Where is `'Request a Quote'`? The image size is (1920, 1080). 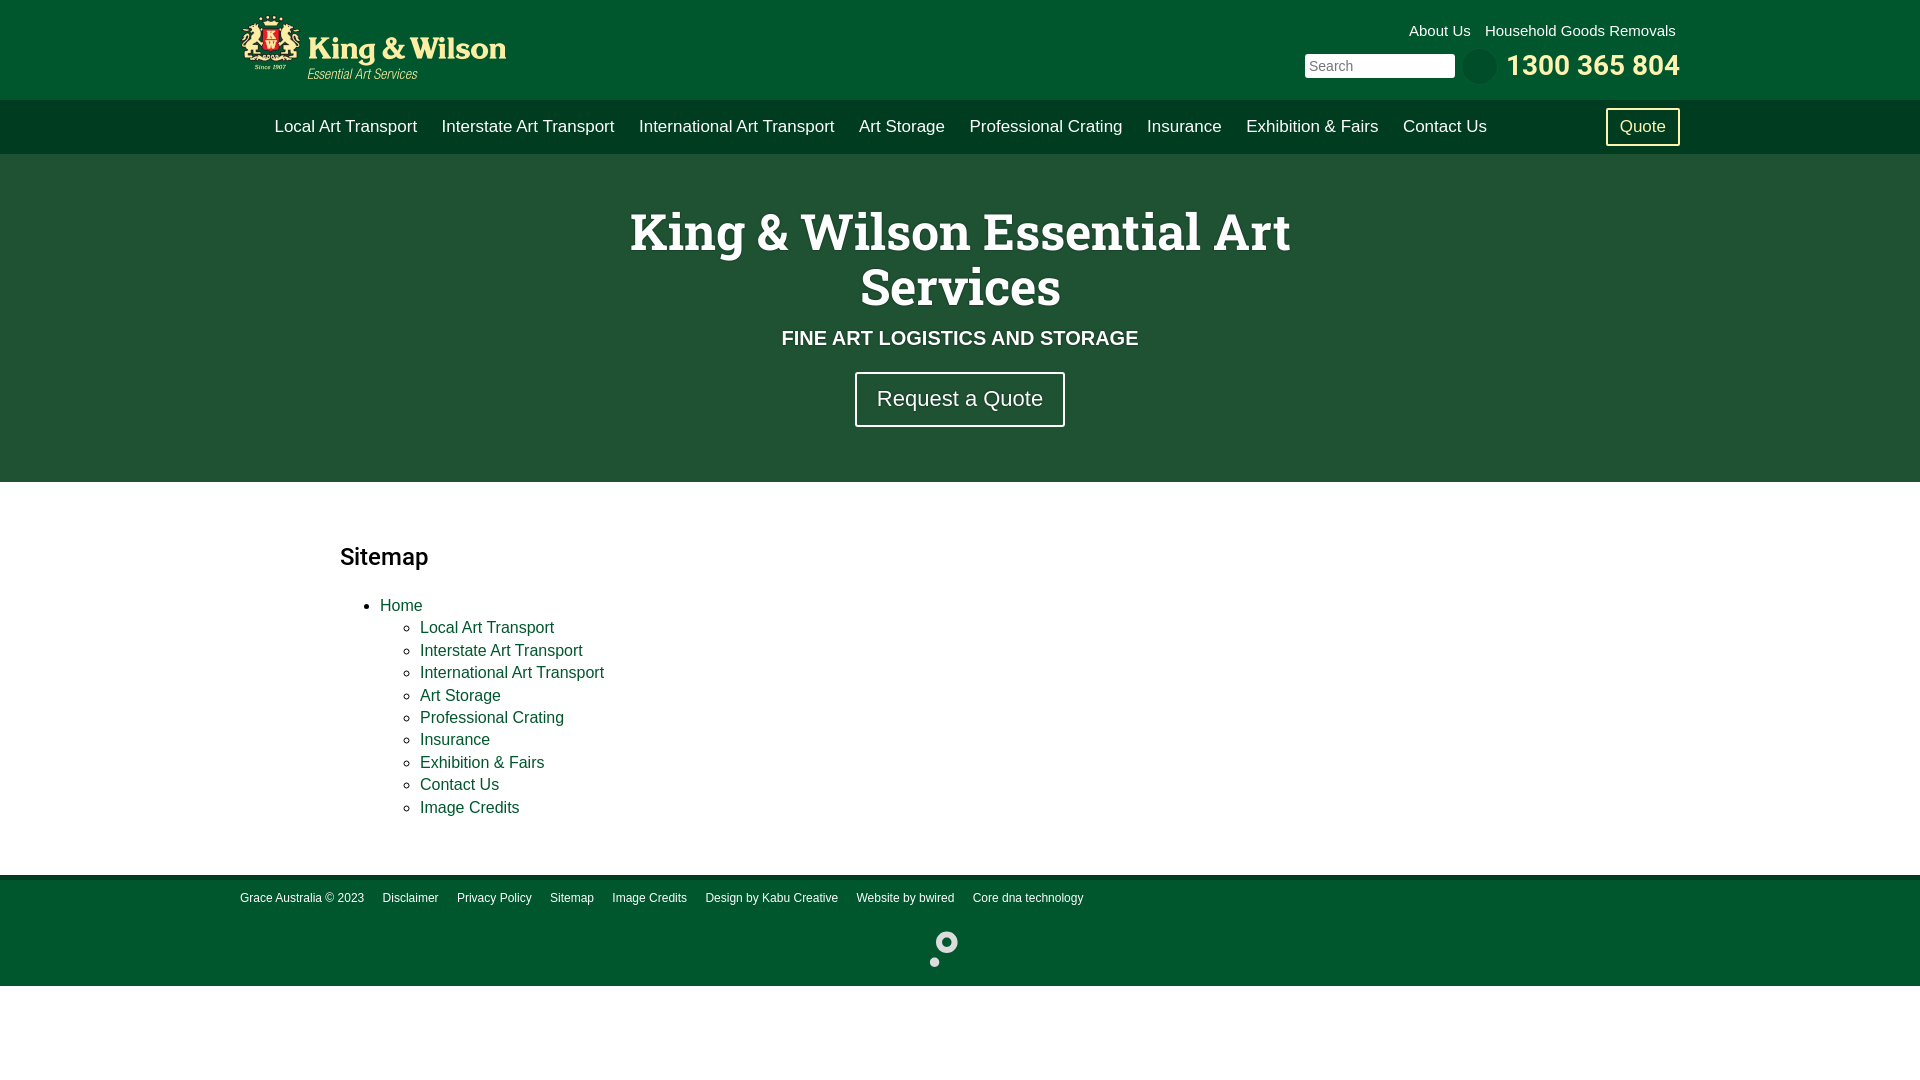
'Request a Quote' is located at coordinates (960, 398).